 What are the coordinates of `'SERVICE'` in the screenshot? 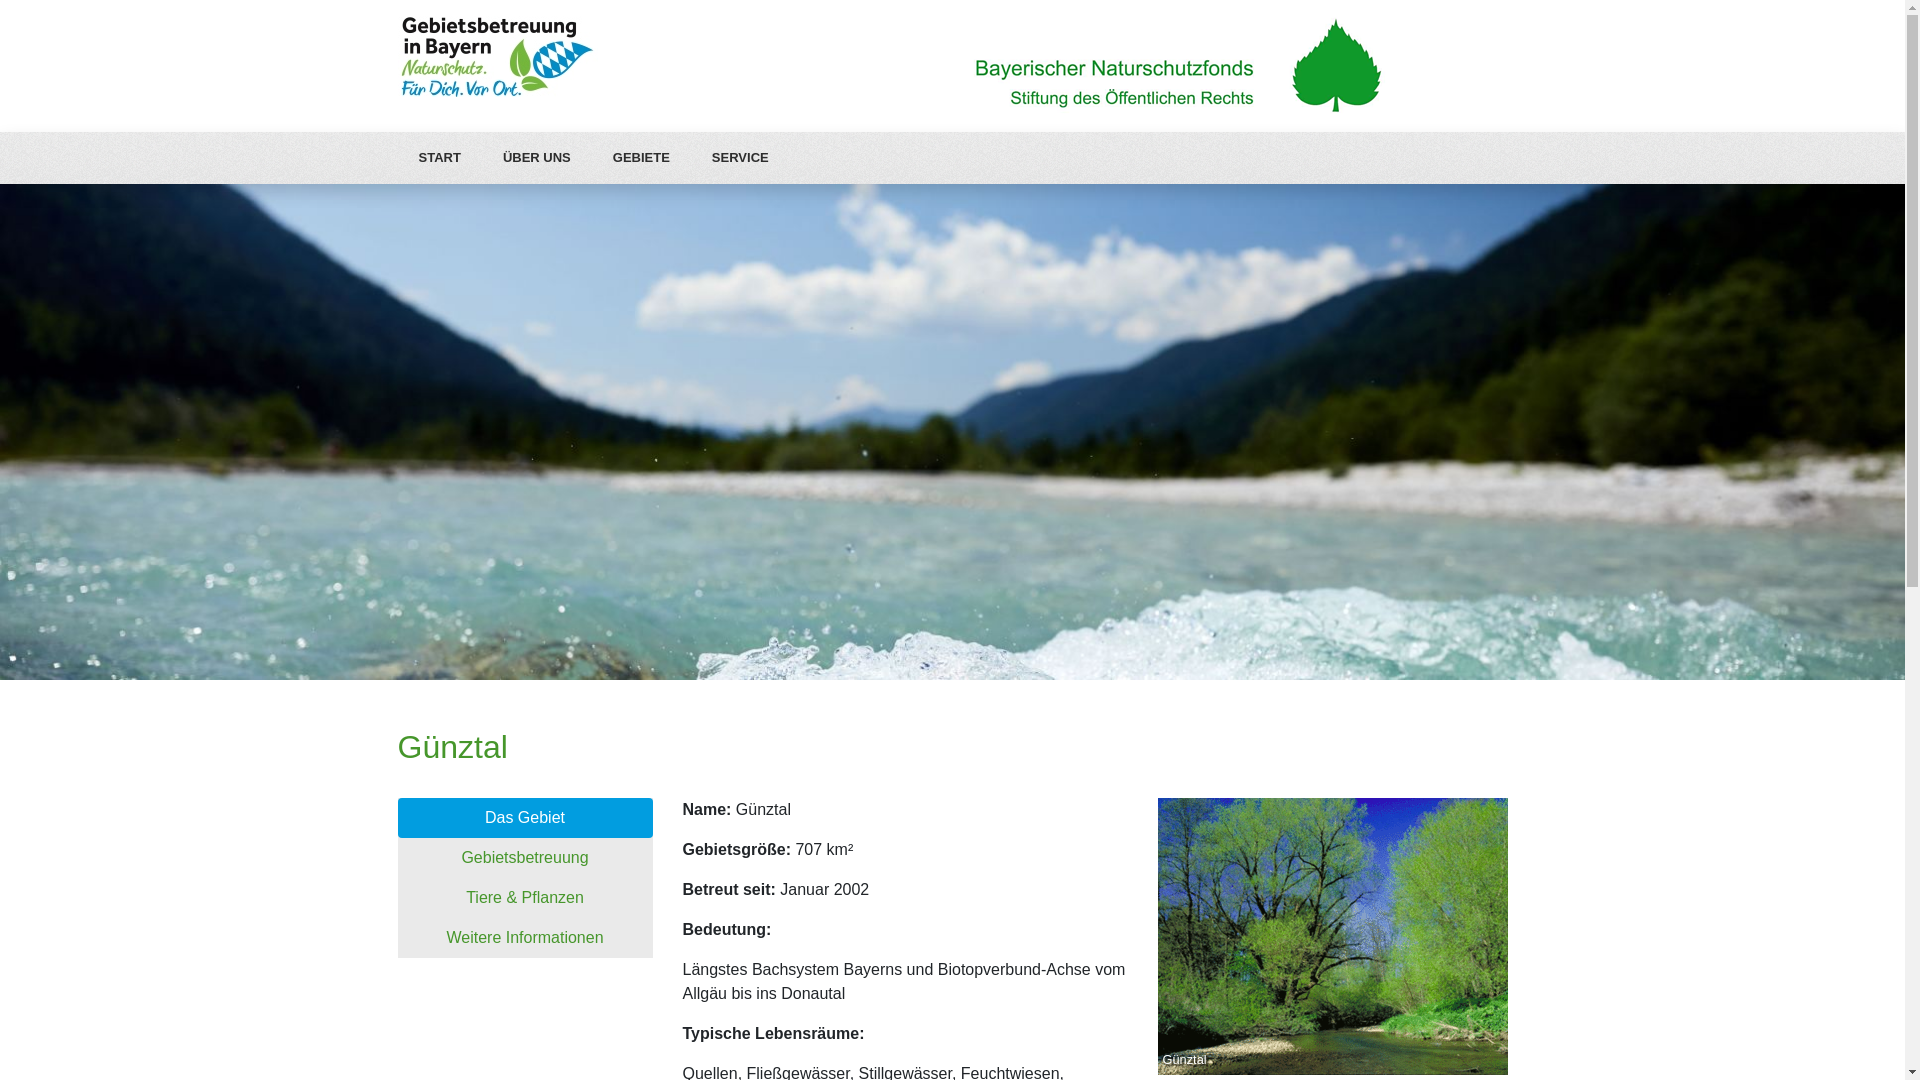 It's located at (739, 157).